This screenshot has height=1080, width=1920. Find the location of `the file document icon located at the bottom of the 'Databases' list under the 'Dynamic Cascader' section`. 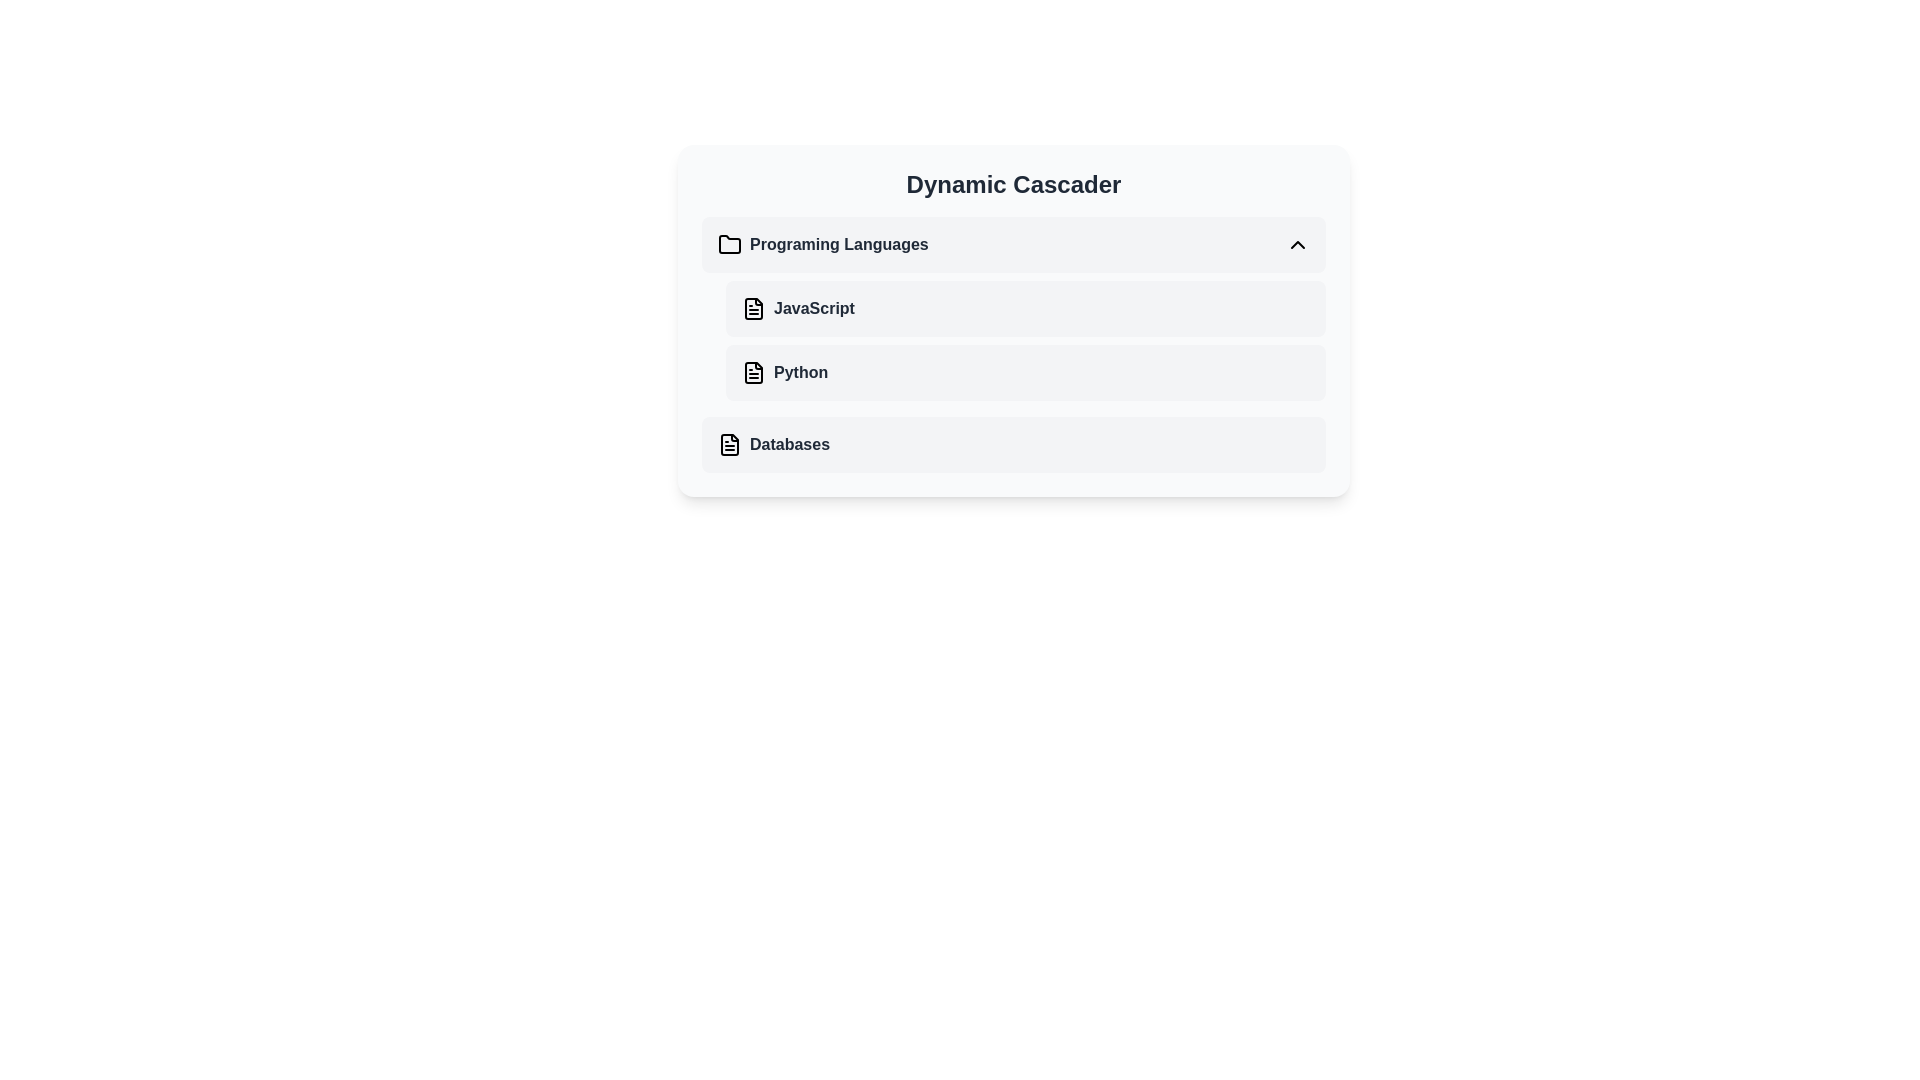

the file document icon located at the bottom of the 'Databases' list under the 'Dynamic Cascader' section is located at coordinates (728, 443).